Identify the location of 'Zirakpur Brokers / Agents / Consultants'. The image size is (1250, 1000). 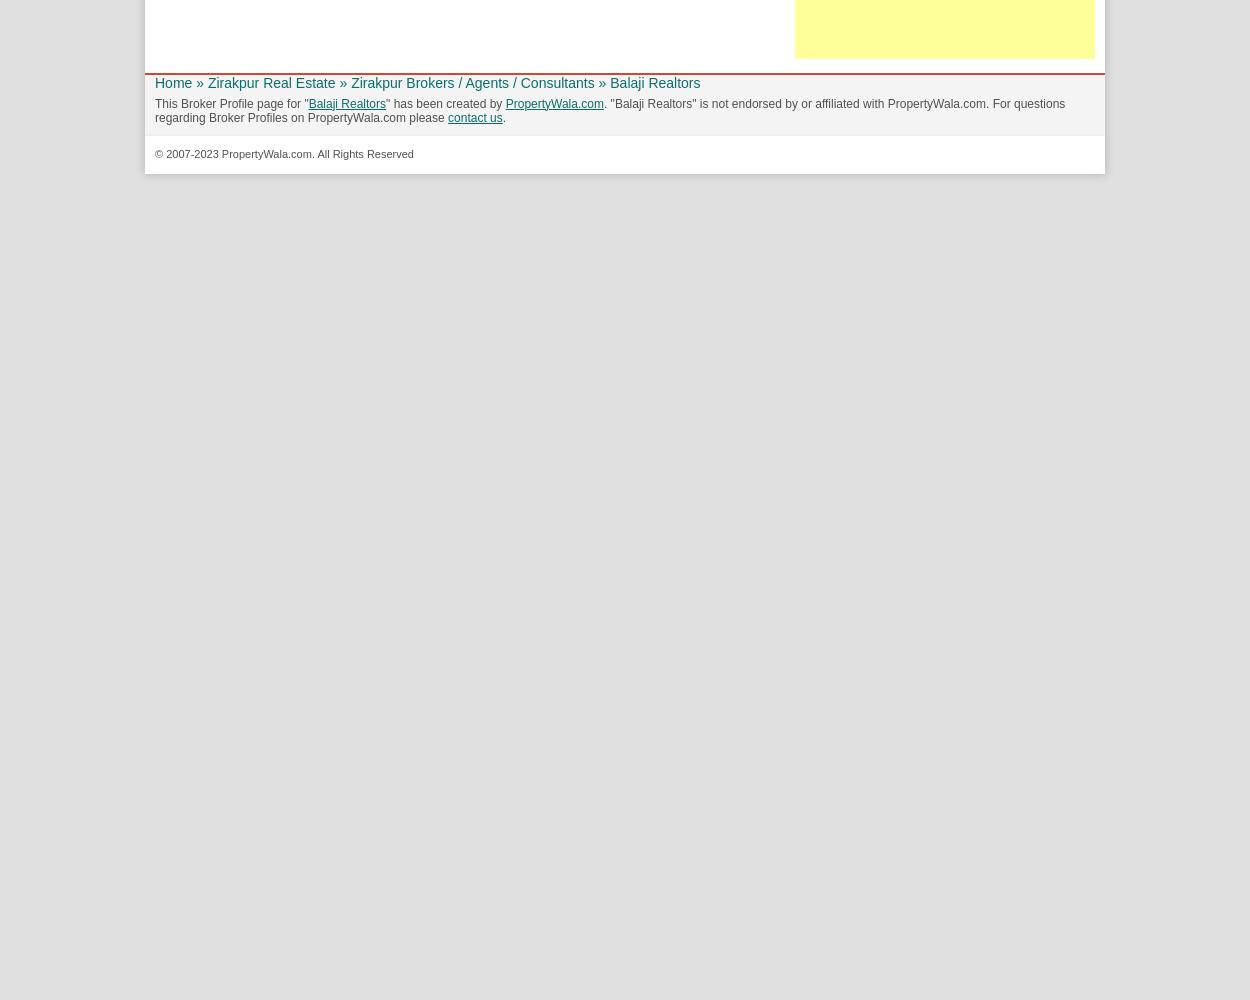
(471, 81).